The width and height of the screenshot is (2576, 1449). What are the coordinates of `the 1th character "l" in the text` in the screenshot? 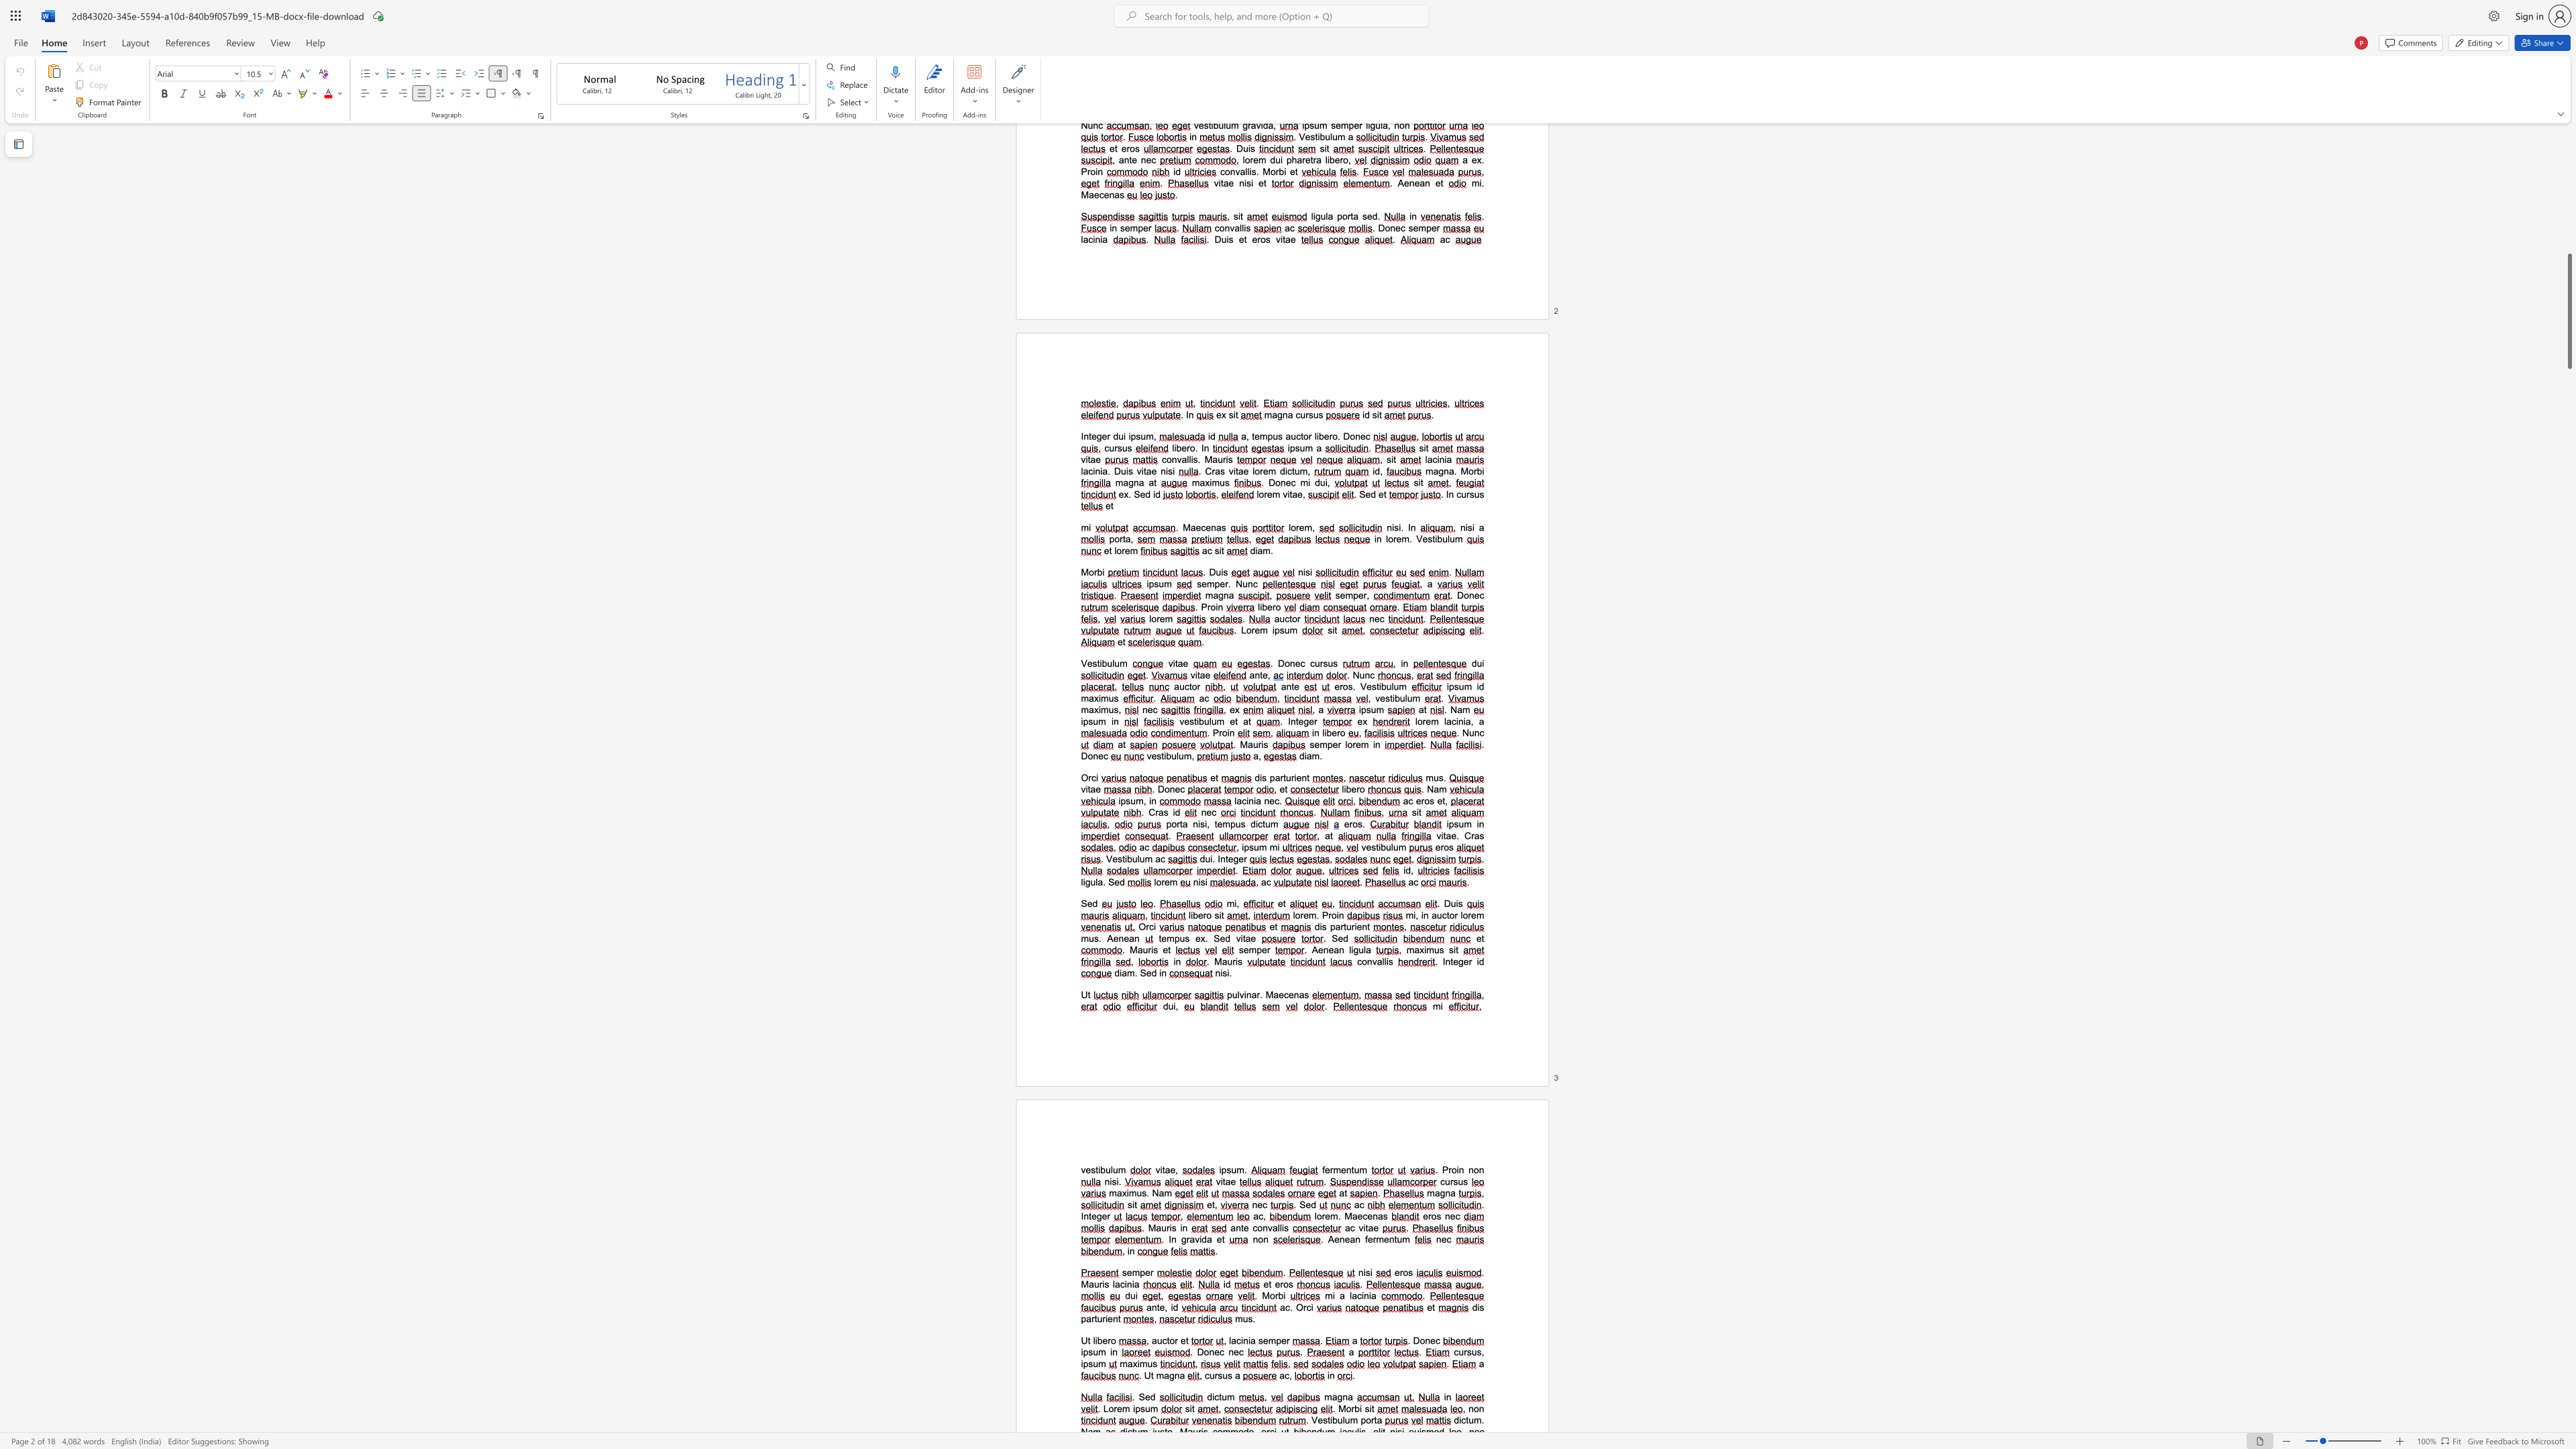 It's located at (1277, 1227).